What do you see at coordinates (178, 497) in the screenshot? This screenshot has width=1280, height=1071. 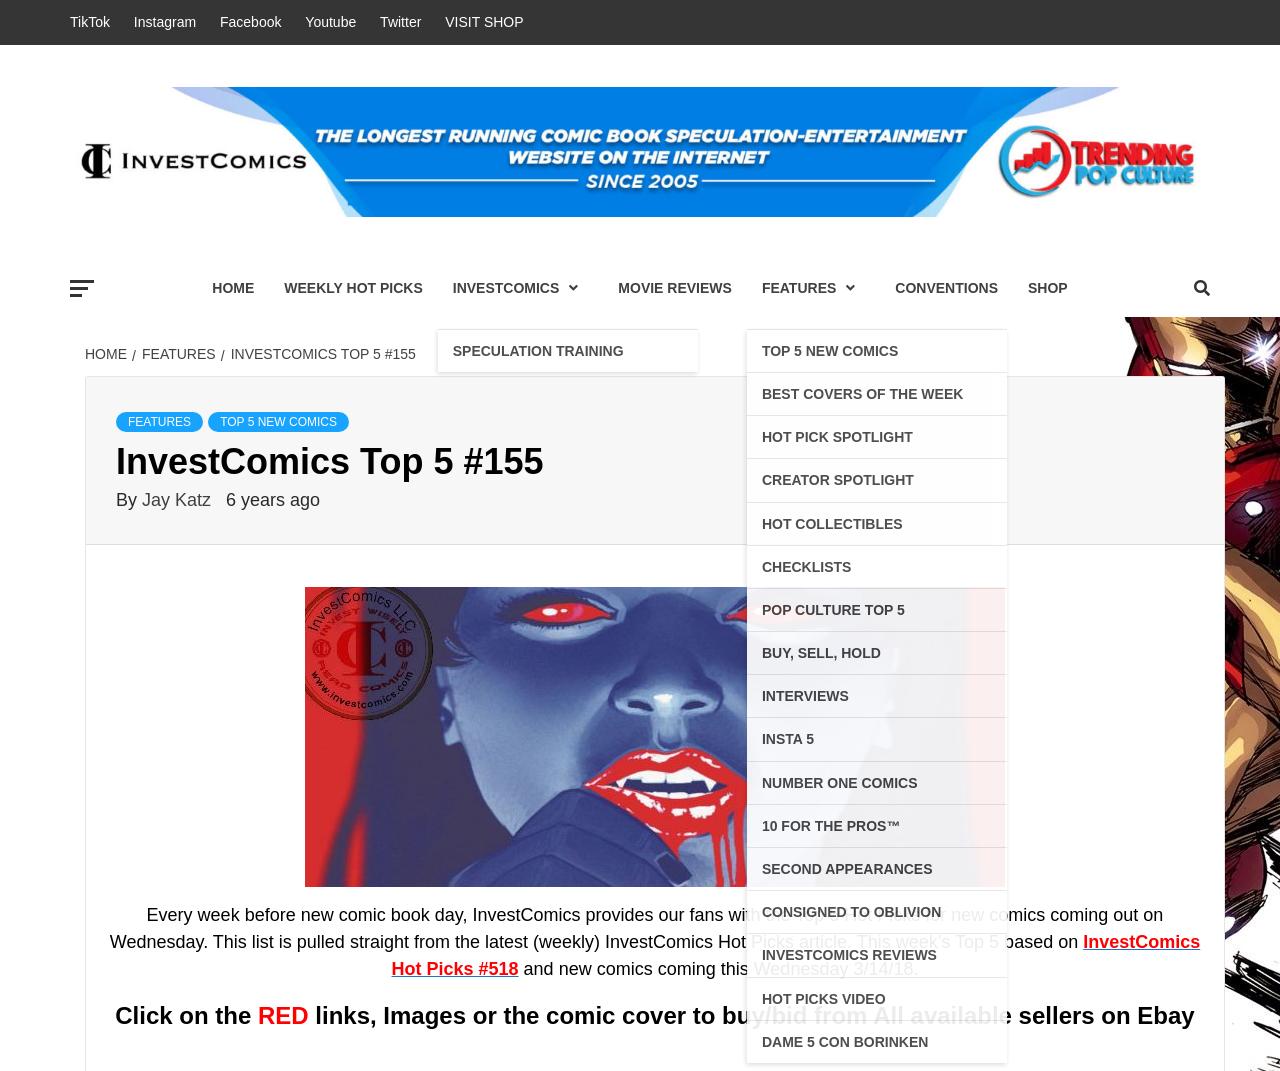 I see `'Jay Katz'` at bounding box center [178, 497].